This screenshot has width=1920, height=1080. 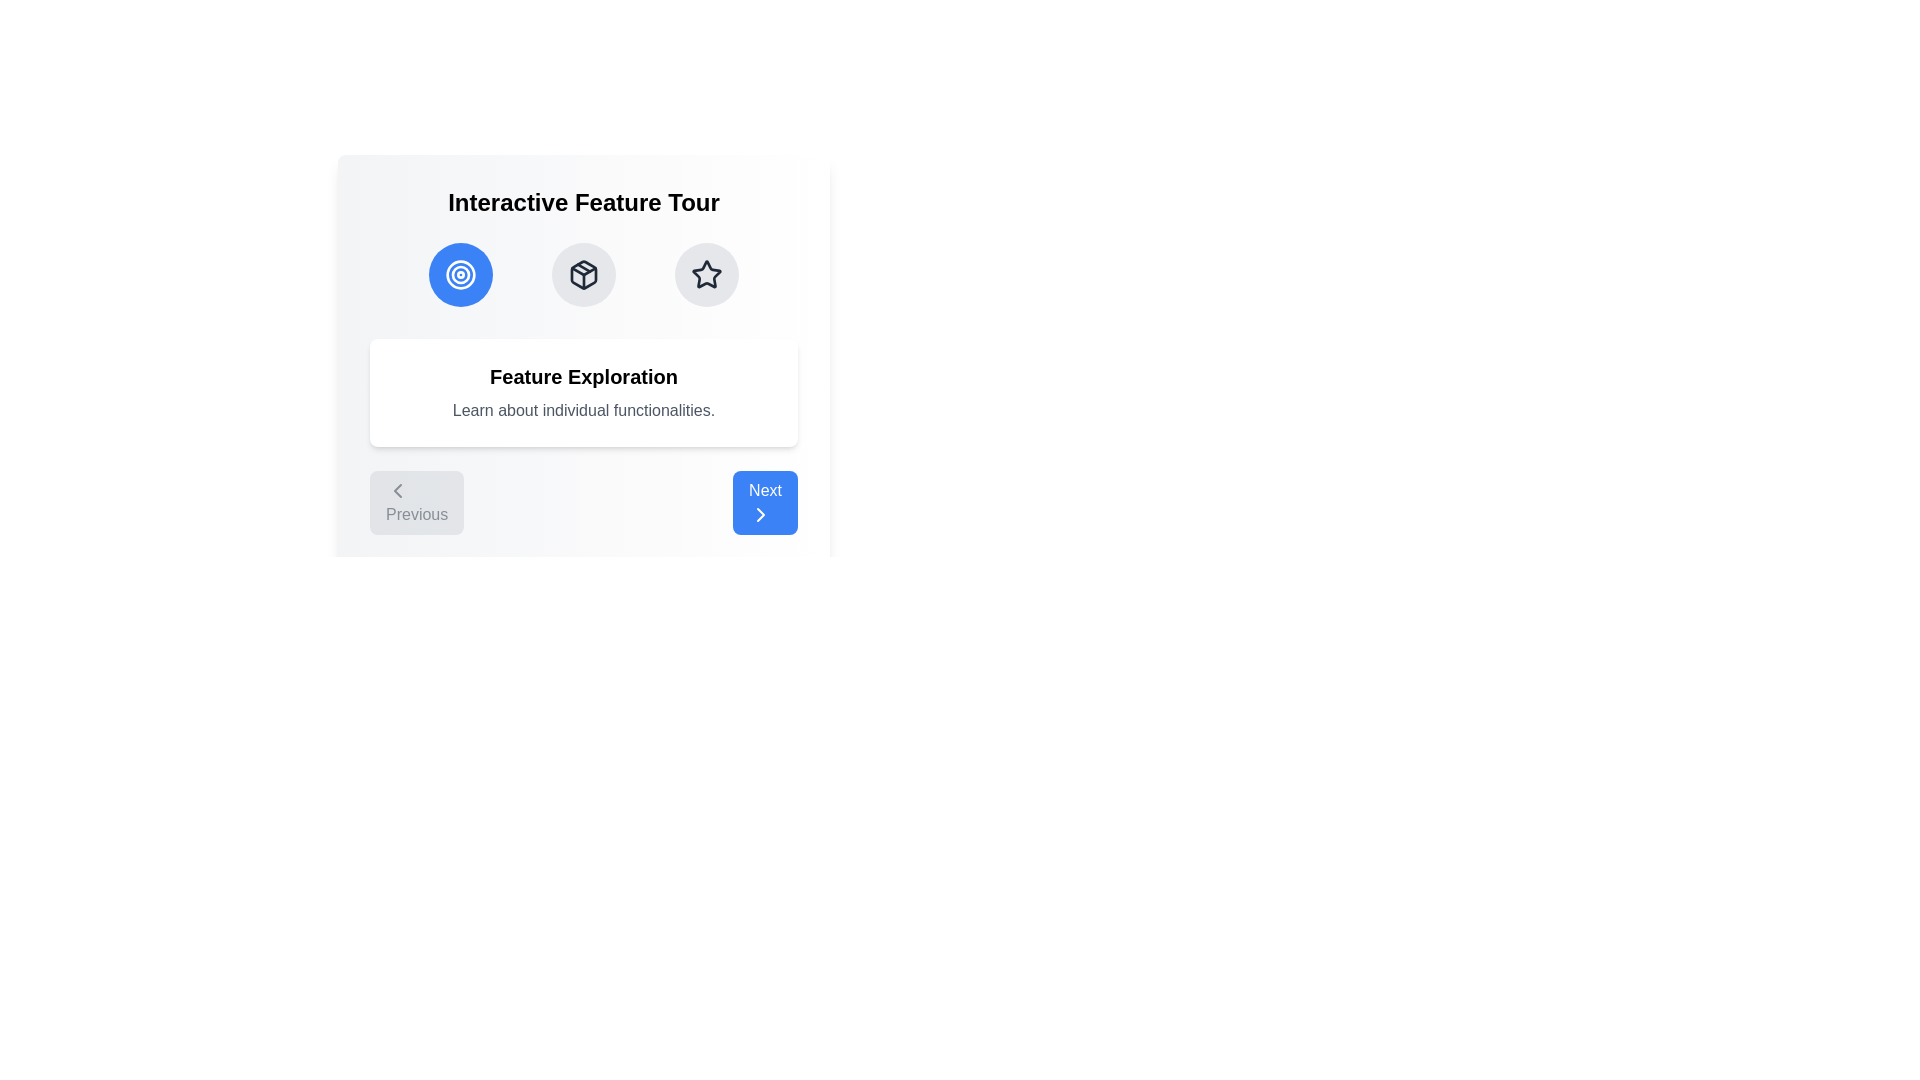 I want to click on the middle circular icon with a light gray background, located in a row of three icons under the 'Interactive Feature Tour' heading, so click(x=583, y=274).